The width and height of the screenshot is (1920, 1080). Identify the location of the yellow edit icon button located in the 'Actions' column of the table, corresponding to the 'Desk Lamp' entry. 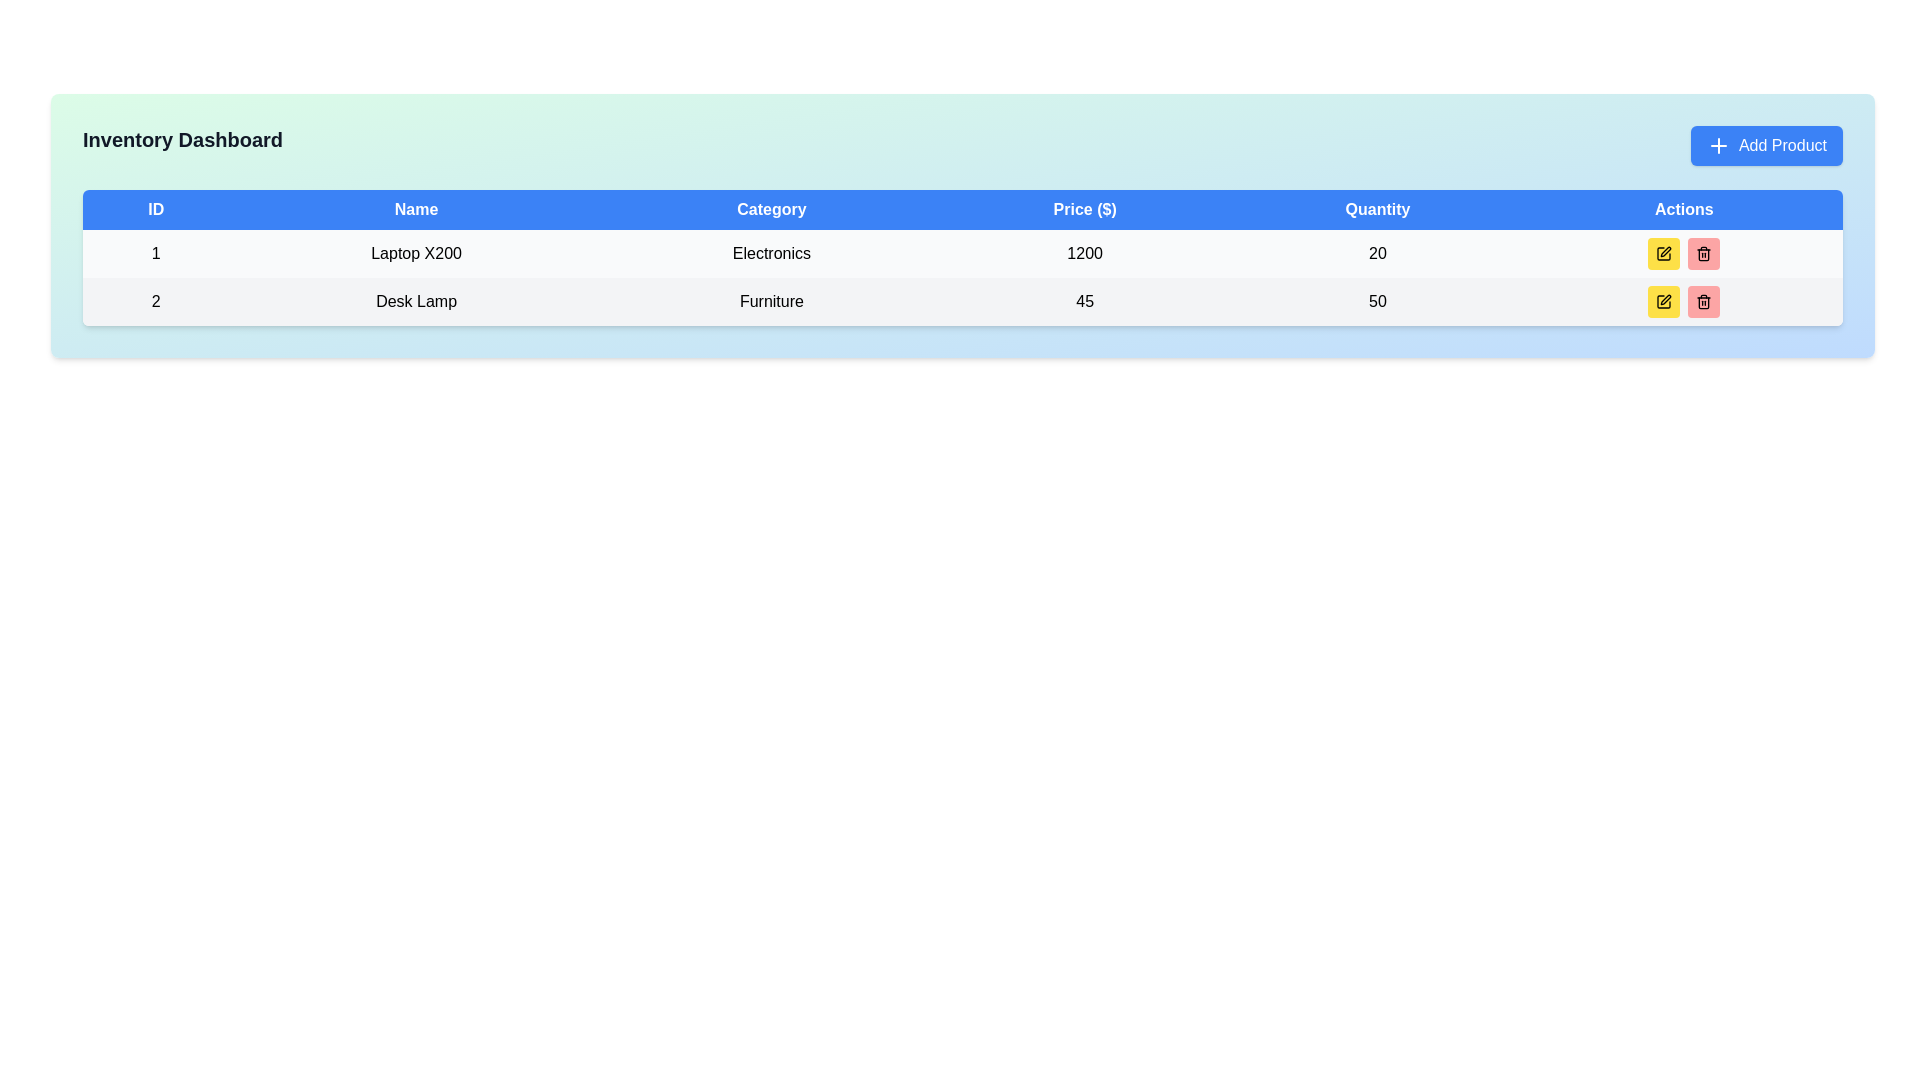
(1664, 253).